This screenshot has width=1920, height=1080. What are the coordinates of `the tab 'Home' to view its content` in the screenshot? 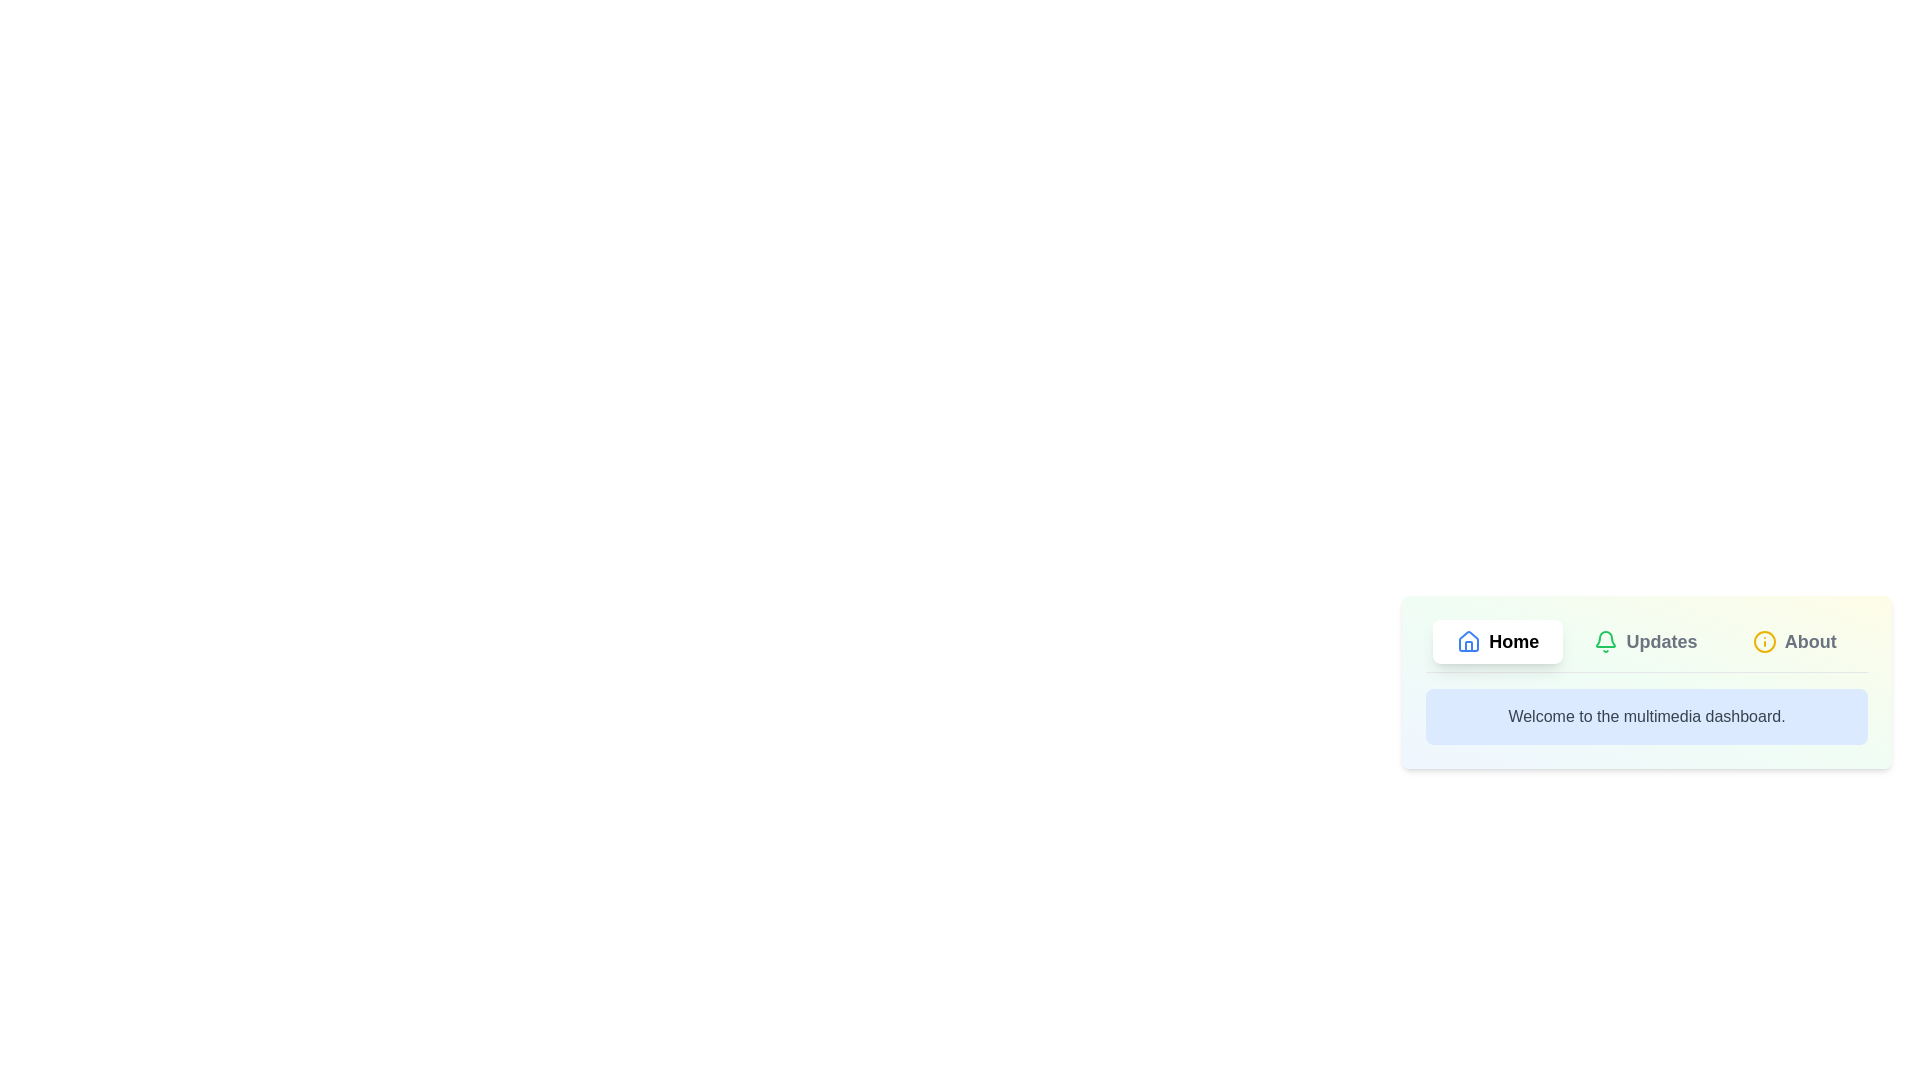 It's located at (1497, 641).